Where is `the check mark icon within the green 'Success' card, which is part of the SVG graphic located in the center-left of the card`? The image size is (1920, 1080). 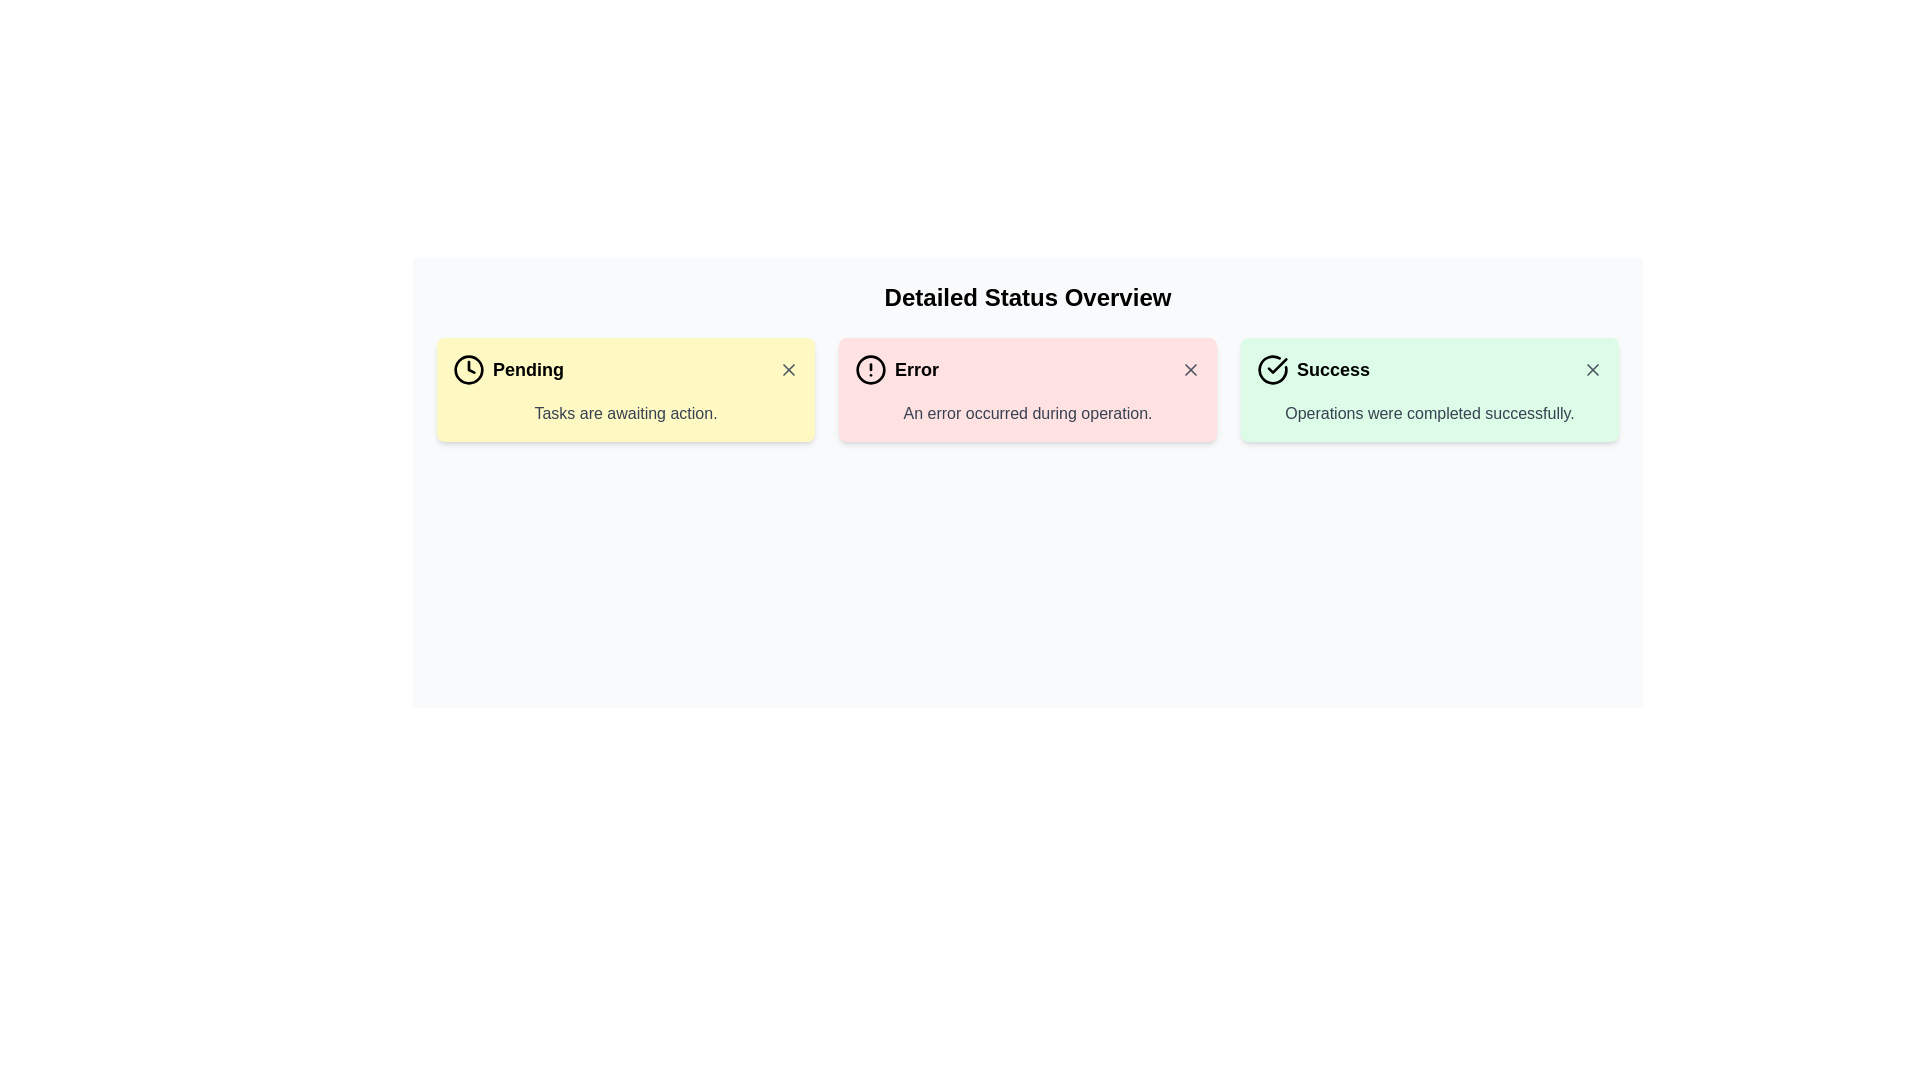 the check mark icon within the green 'Success' card, which is part of the SVG graphic located in the center-left of the card is located at coordinates (1276, 366).